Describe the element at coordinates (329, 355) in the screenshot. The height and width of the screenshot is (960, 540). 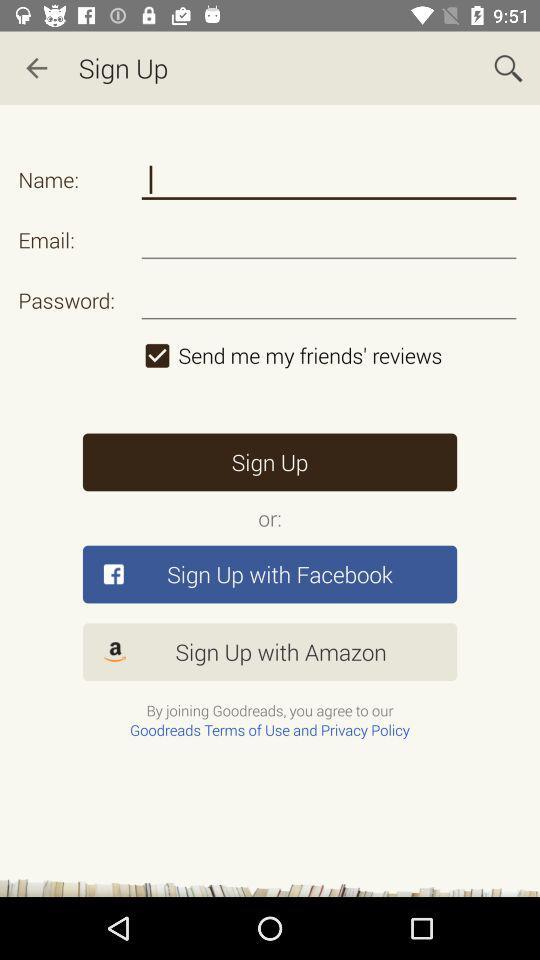
I see `the item below the password:` at that location.